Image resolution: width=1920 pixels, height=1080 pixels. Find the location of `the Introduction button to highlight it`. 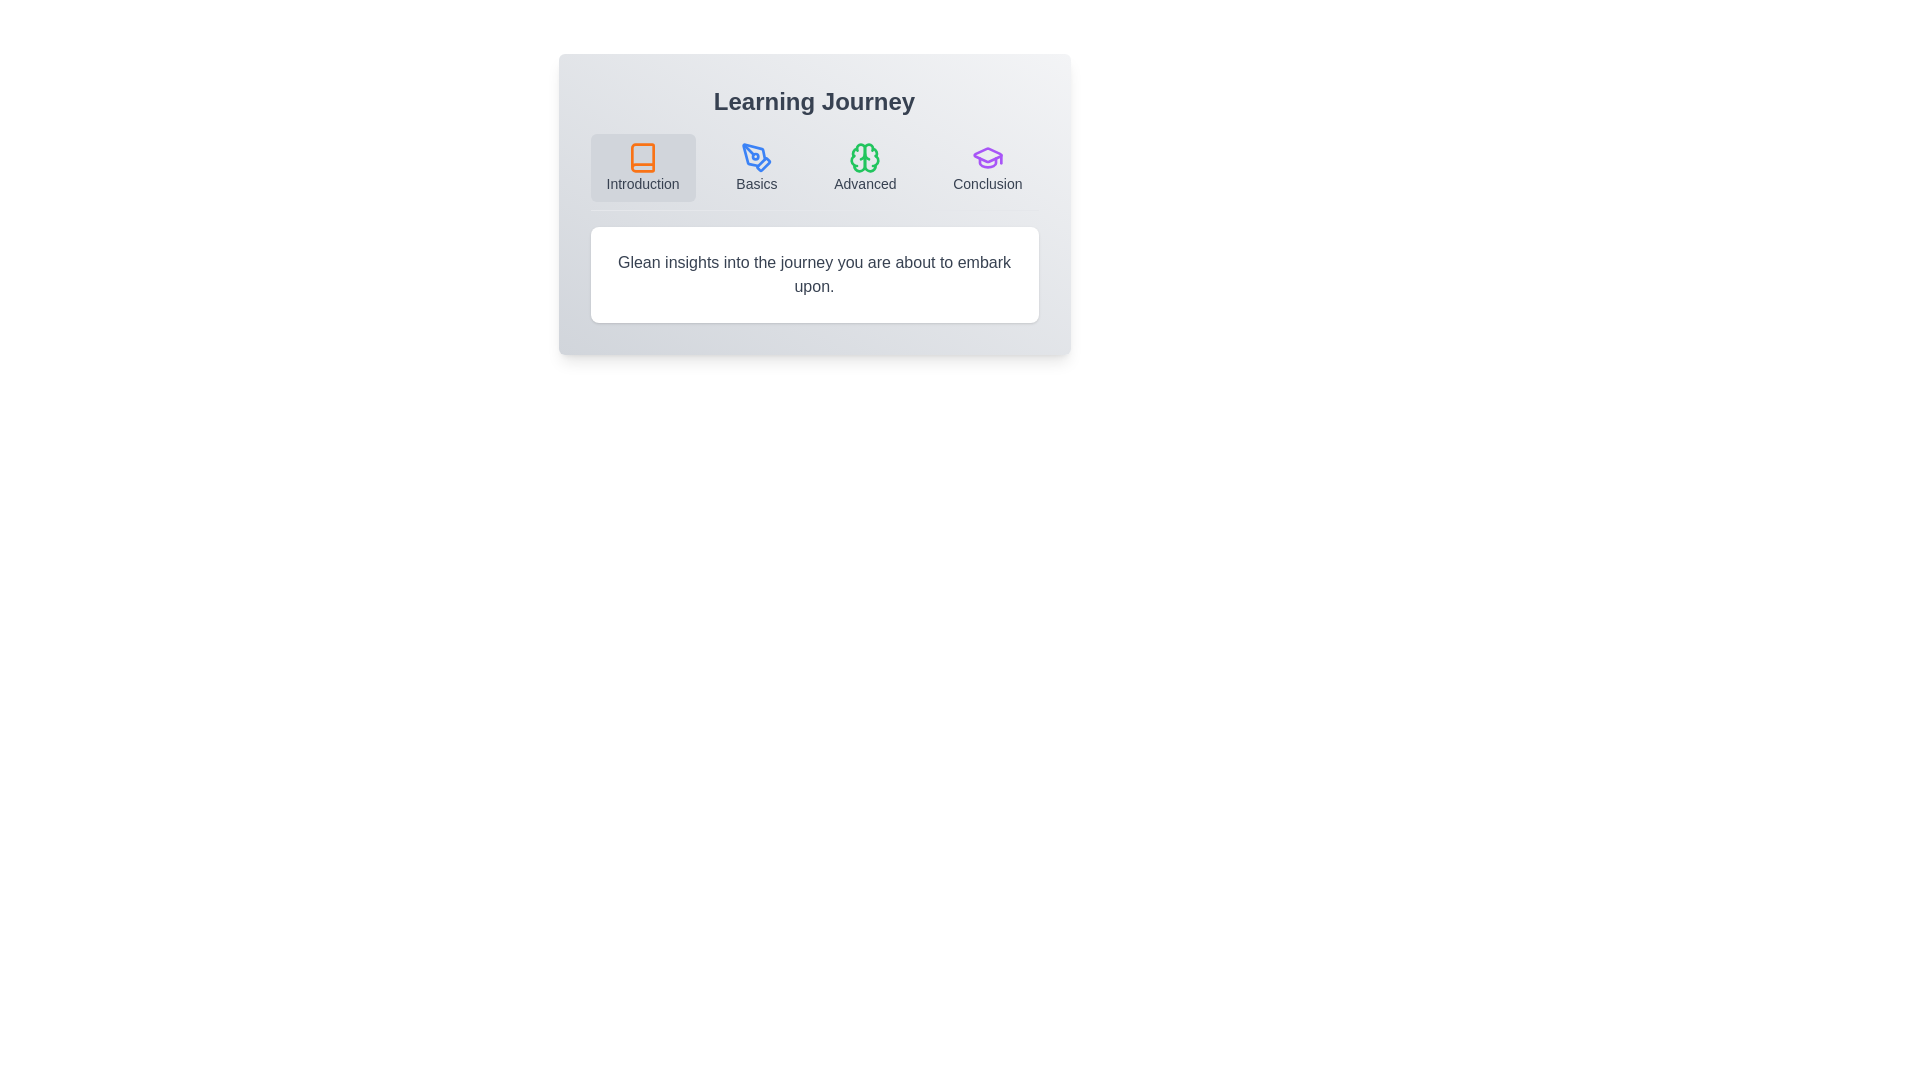

the Introduction button to highlight it is located at coordinates (643, 167).